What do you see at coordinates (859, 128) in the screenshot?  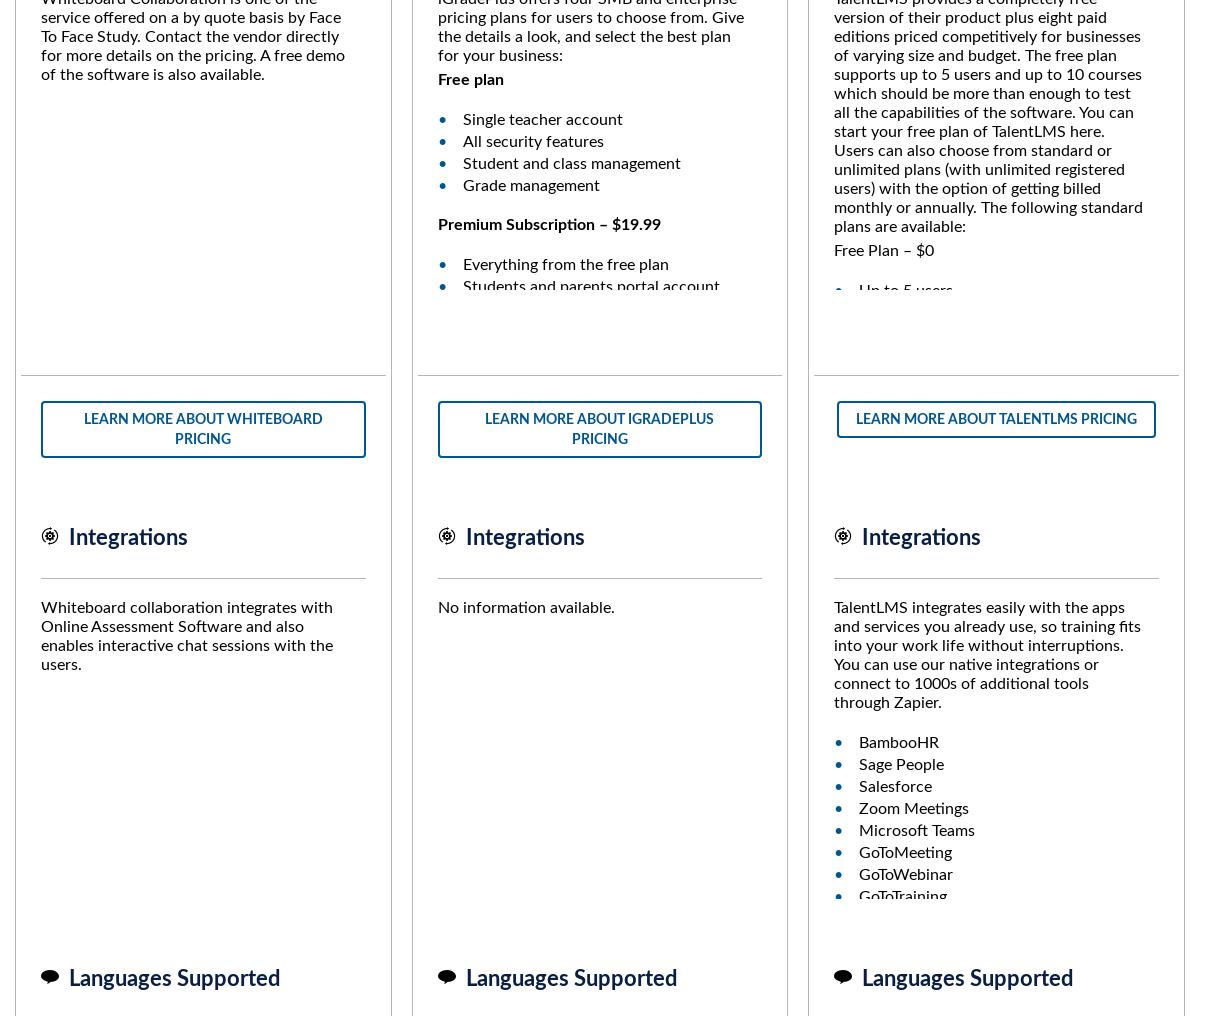 I see `'Certification Management'` at bounding box center [859, 128].